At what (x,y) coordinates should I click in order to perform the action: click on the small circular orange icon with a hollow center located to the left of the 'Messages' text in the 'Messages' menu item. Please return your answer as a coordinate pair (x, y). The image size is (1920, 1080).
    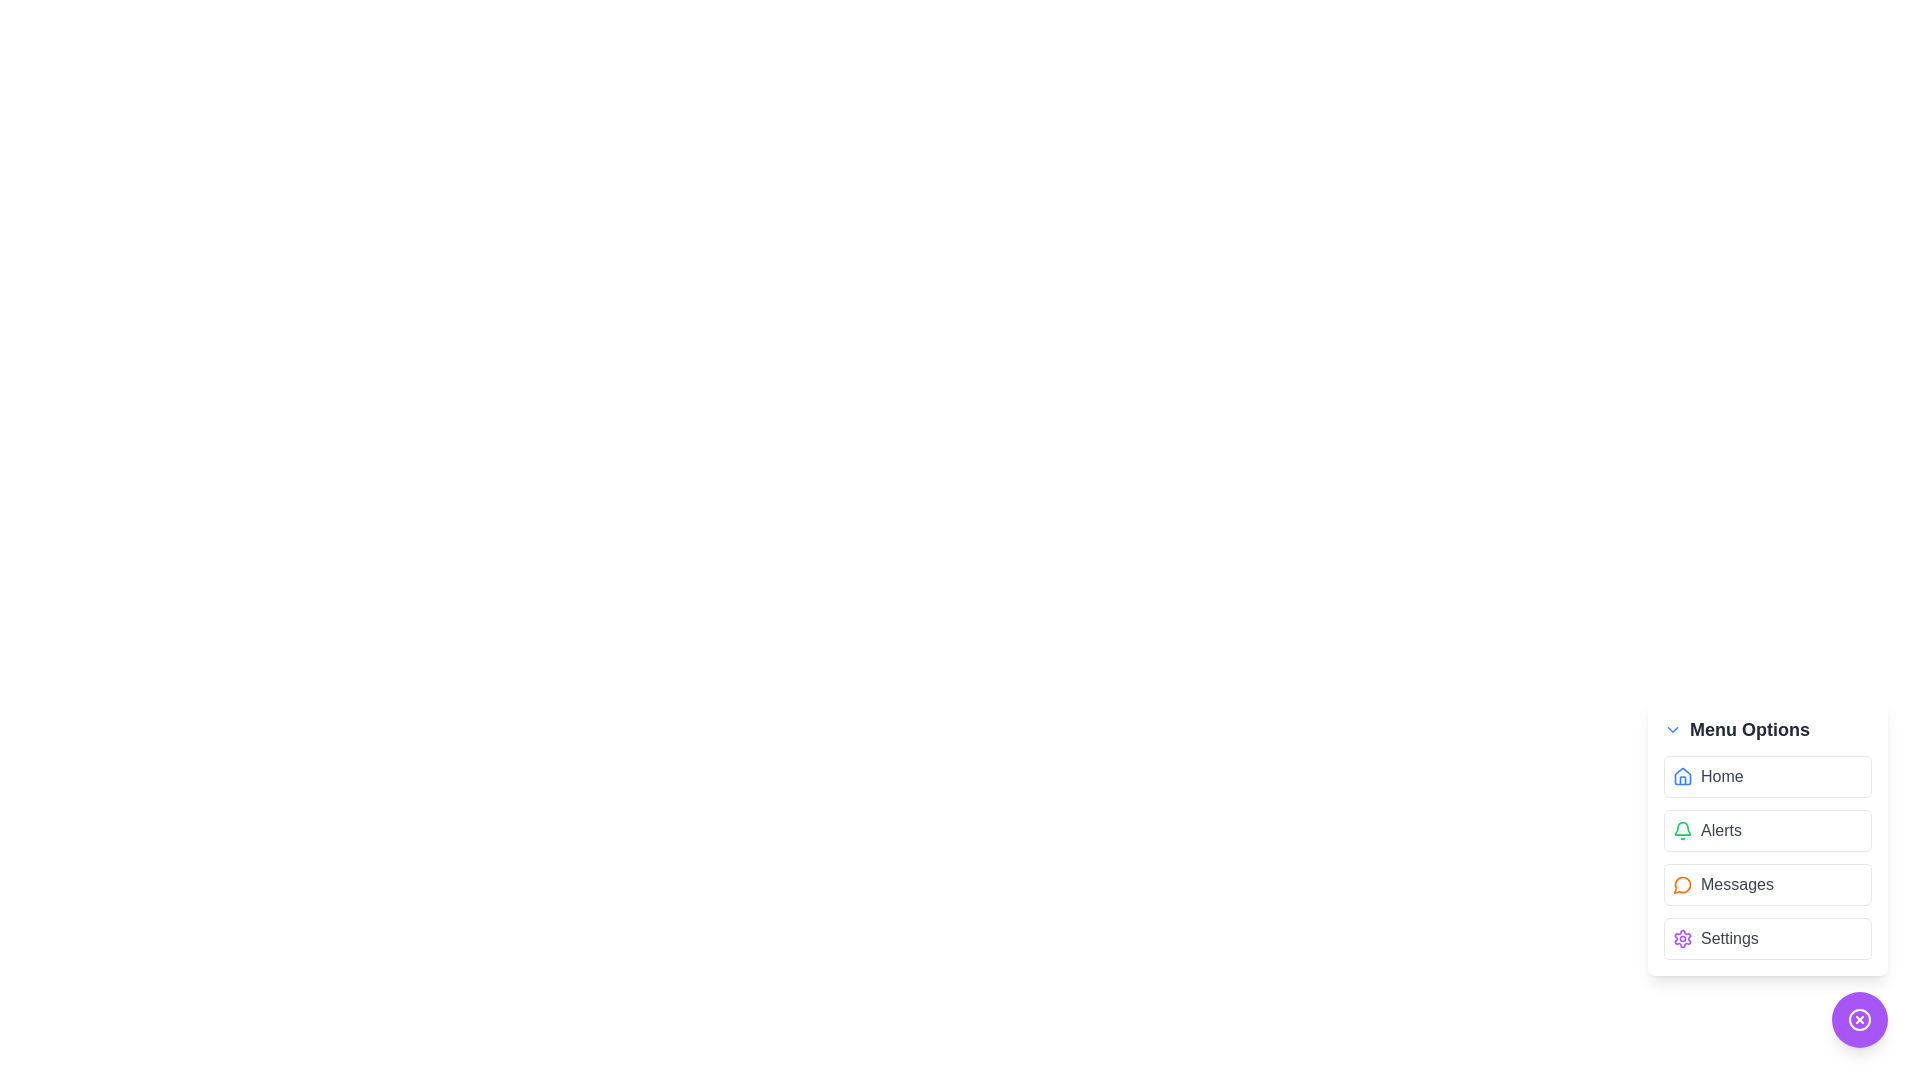
    Looking at the image, I should click on (1682, 883).